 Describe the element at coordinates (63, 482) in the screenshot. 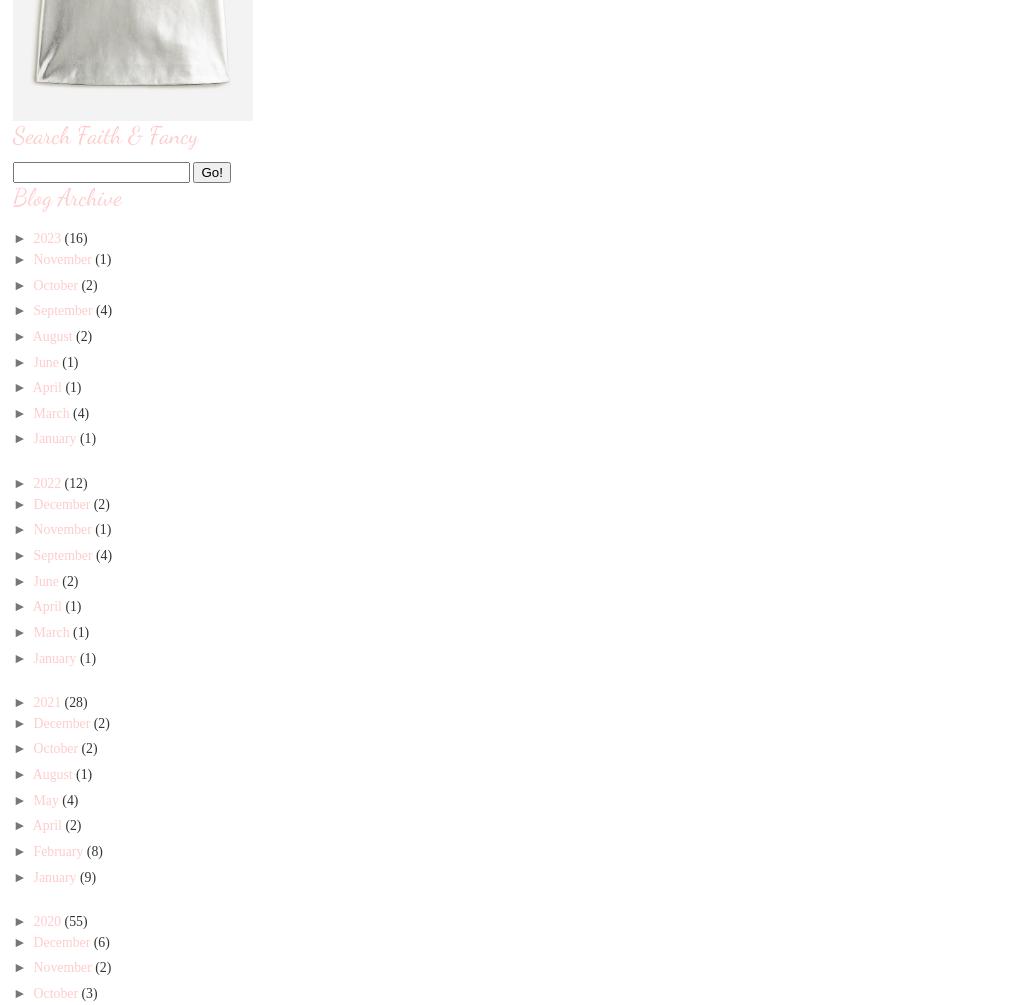

I see `'(12)'` at that location.